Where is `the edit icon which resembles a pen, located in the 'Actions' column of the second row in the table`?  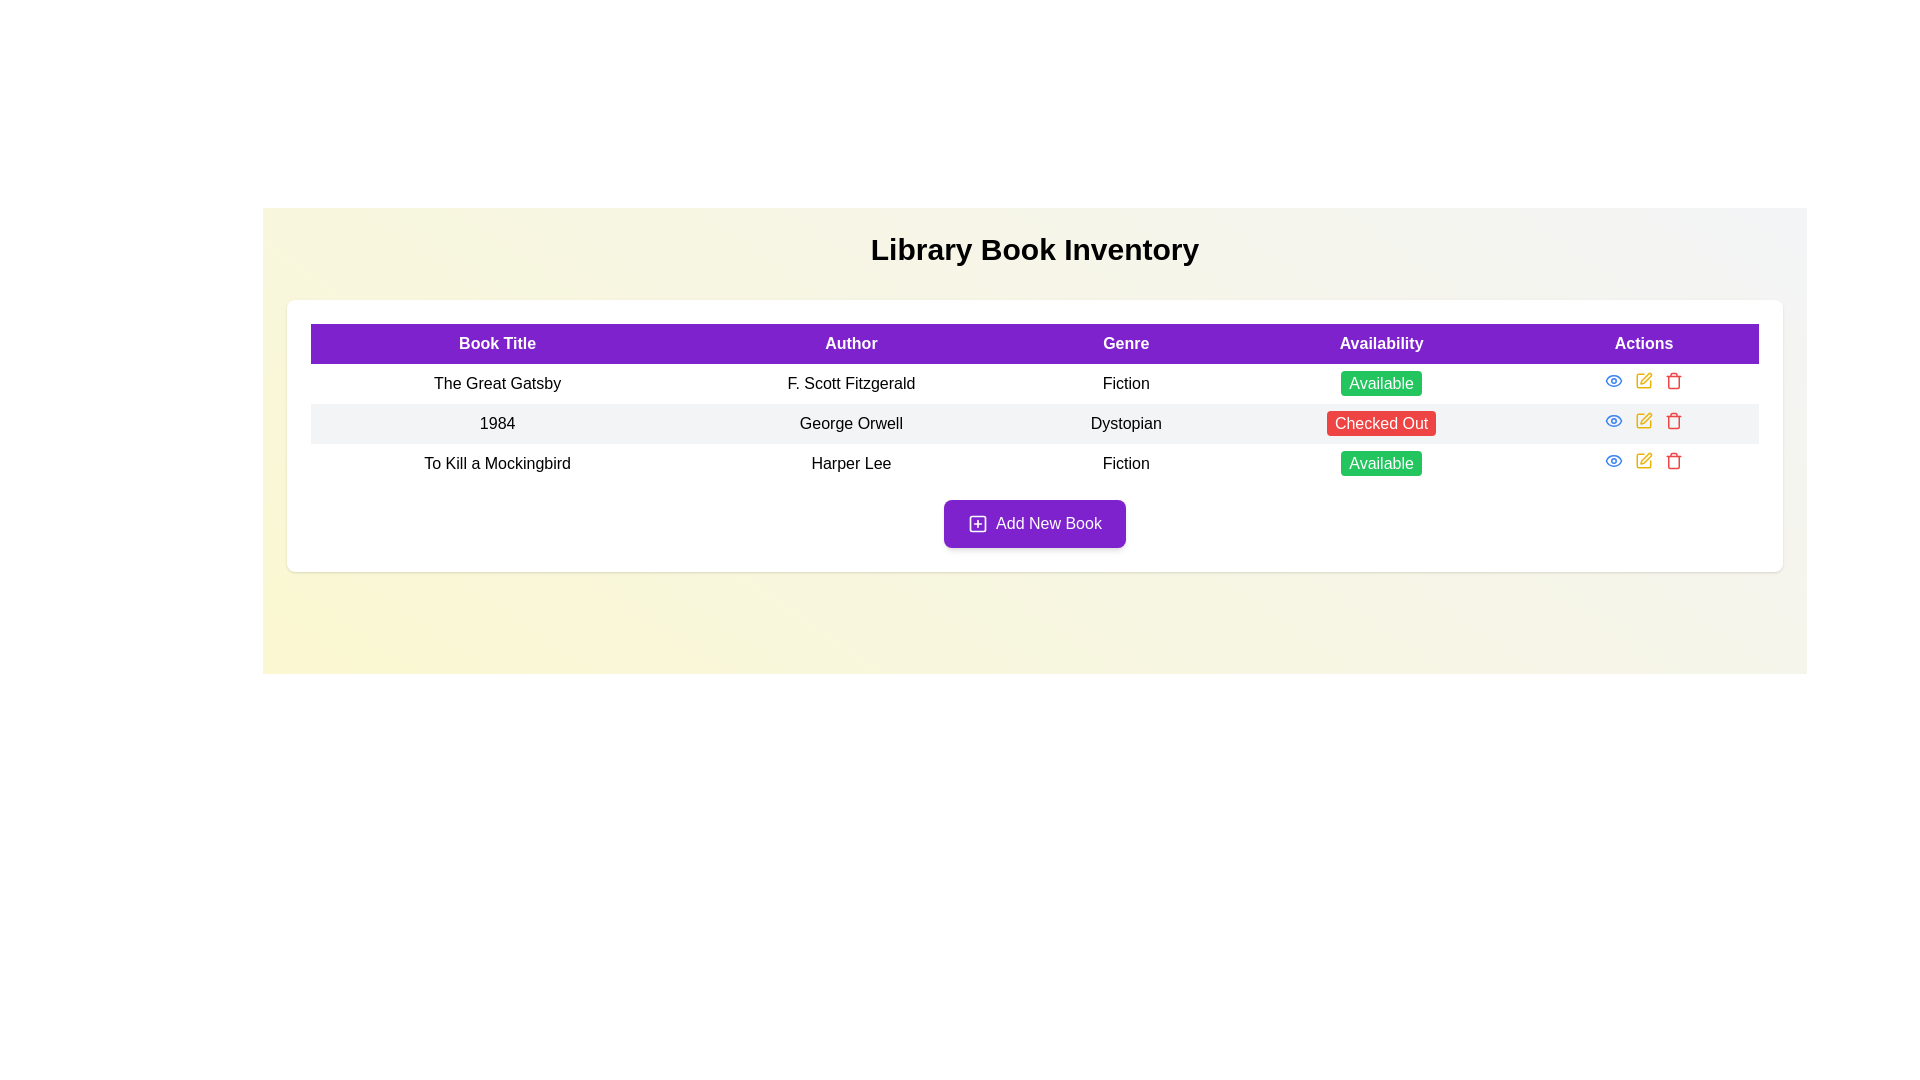
the edit icon which resembles a pen, located in the 'Actions' column of the second row in the table is located at coordinates (1644, 419).